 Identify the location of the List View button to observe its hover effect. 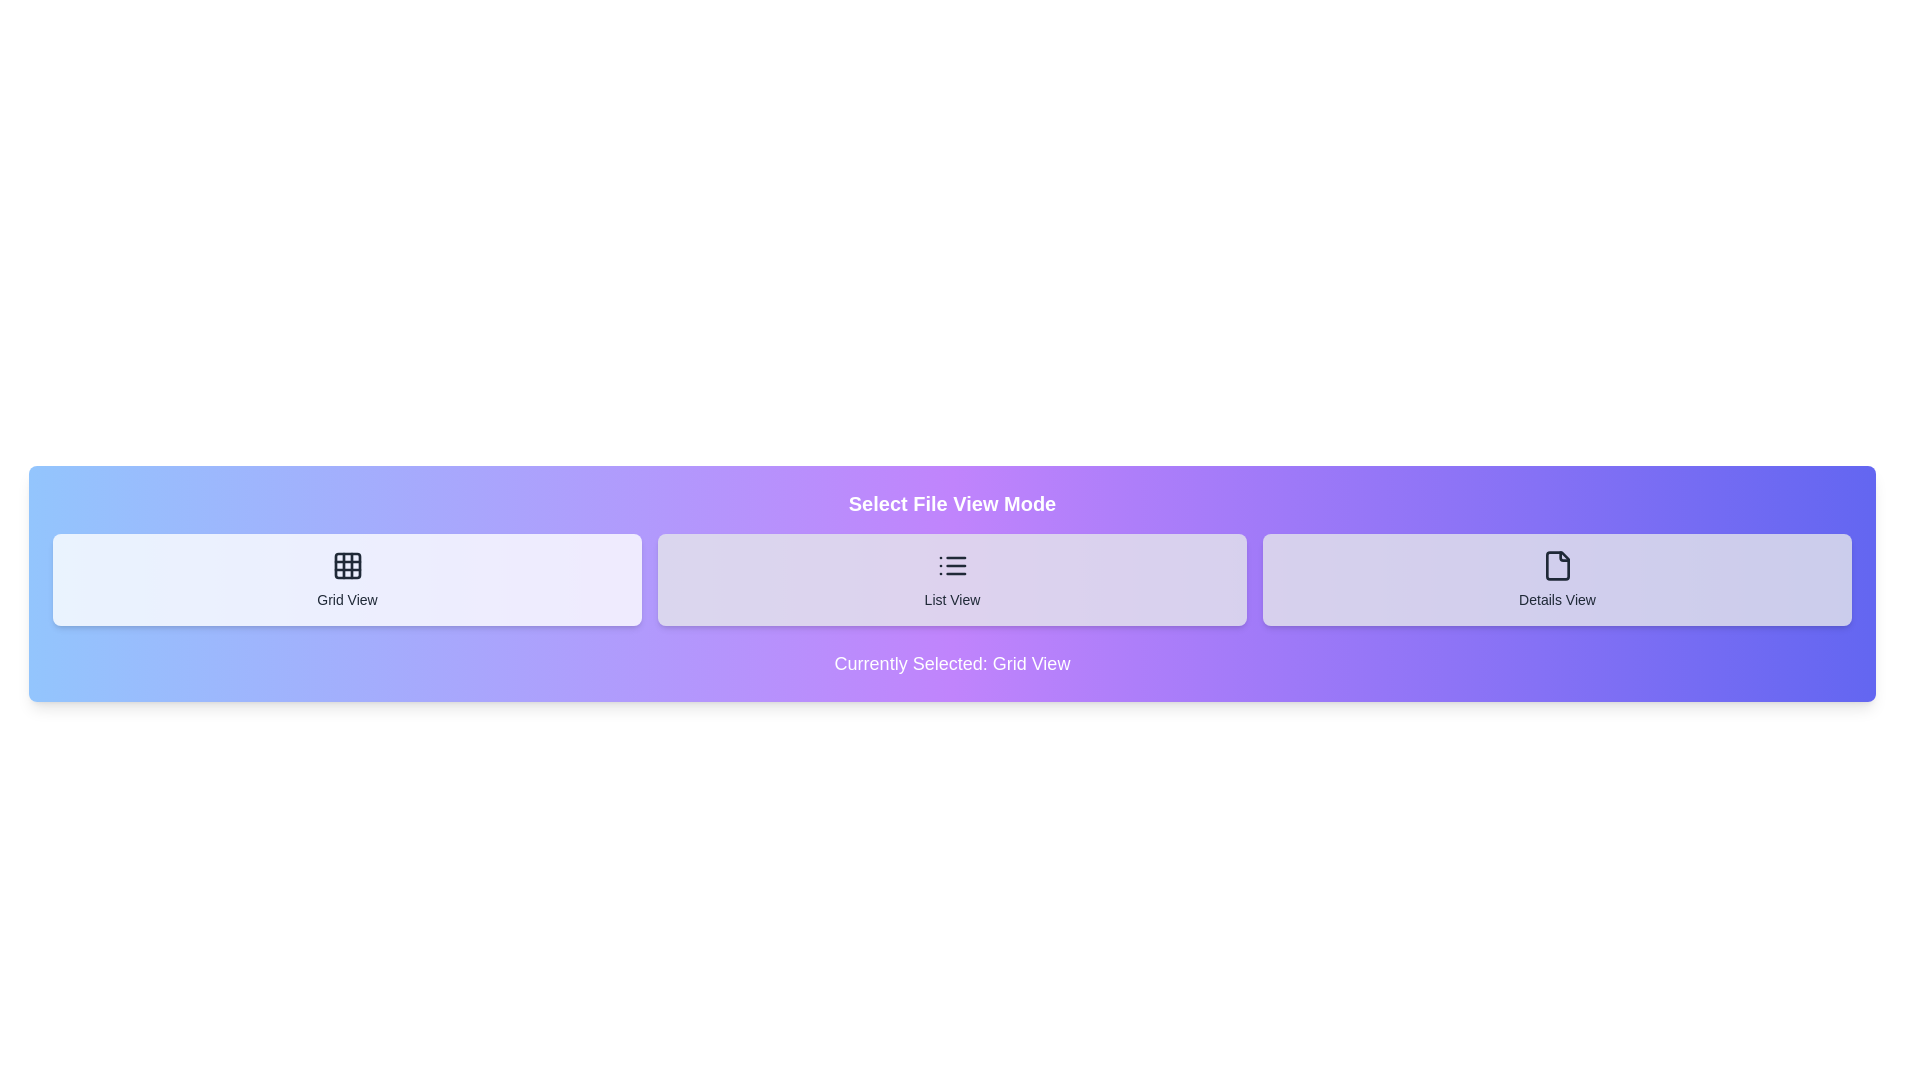
(951, 579).